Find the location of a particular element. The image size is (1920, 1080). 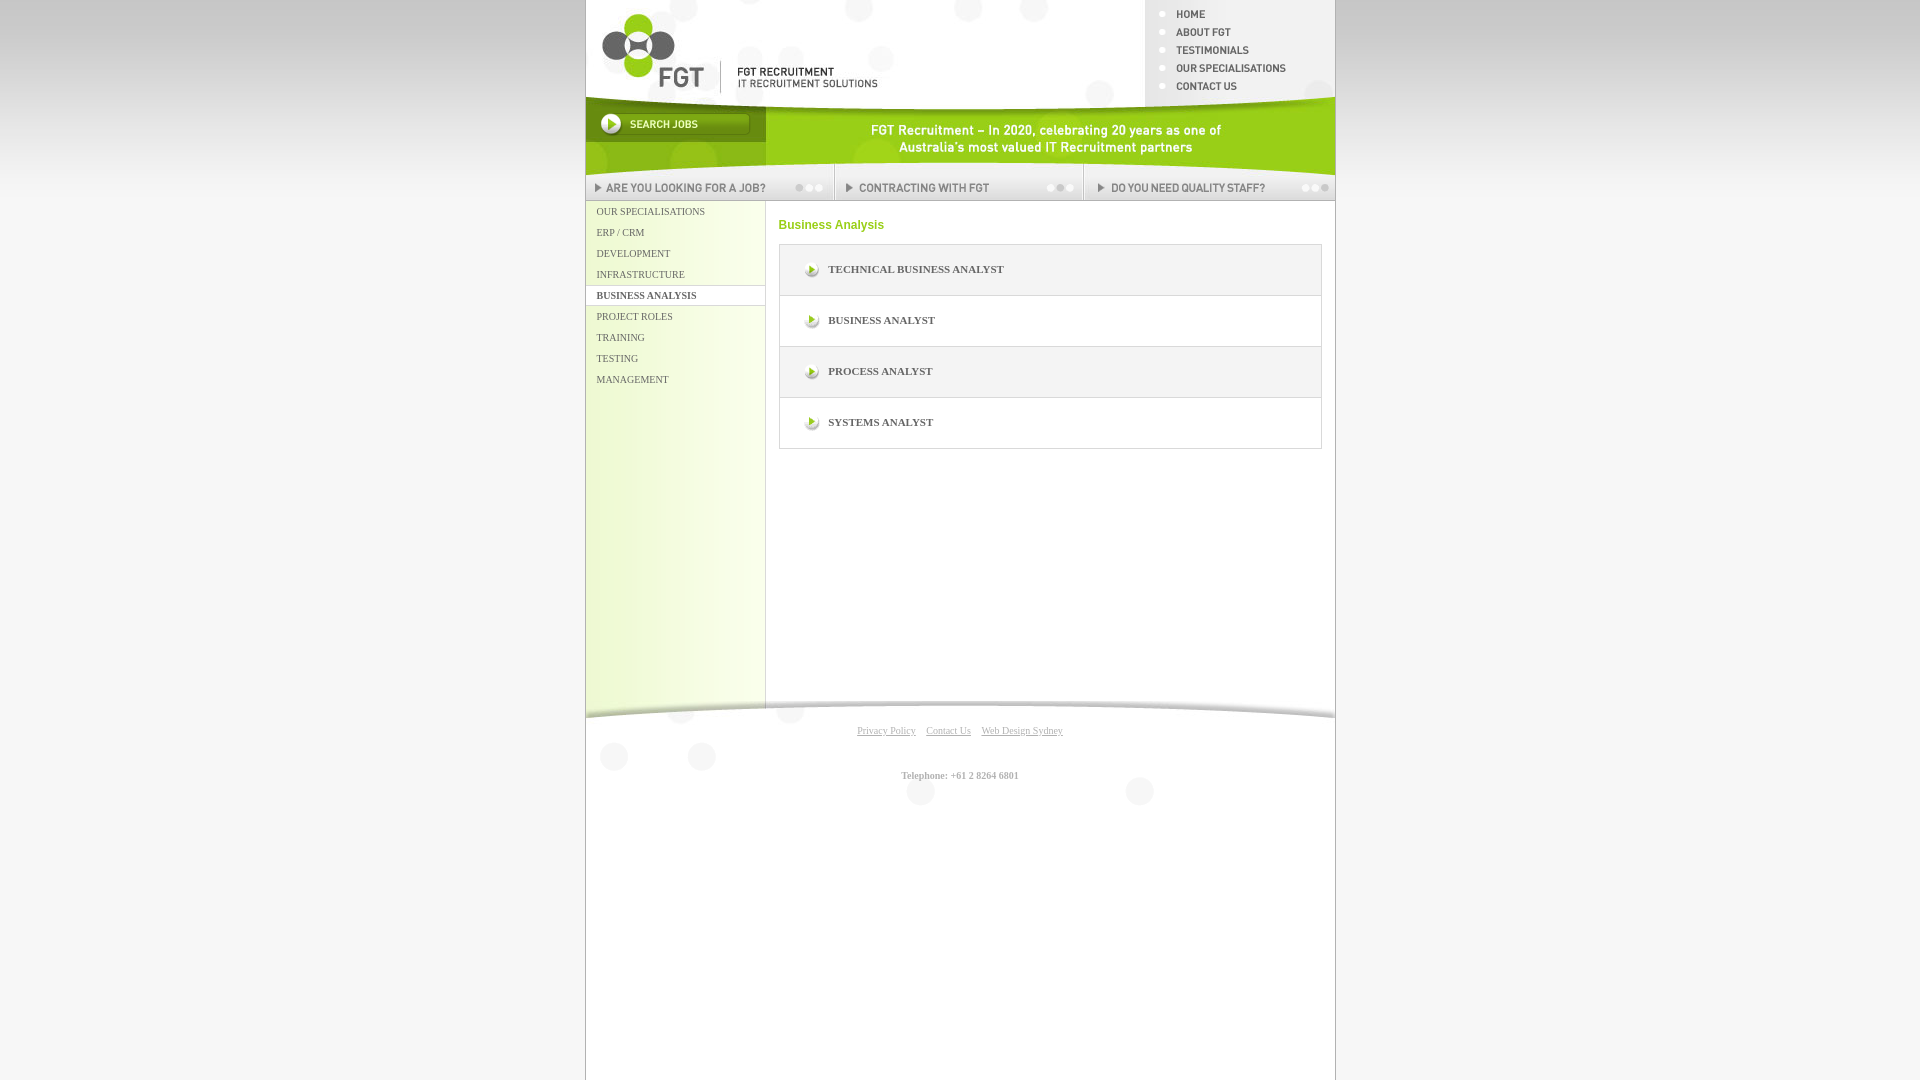

'ABOUT FGT' is located at coordinates (1143, 37).